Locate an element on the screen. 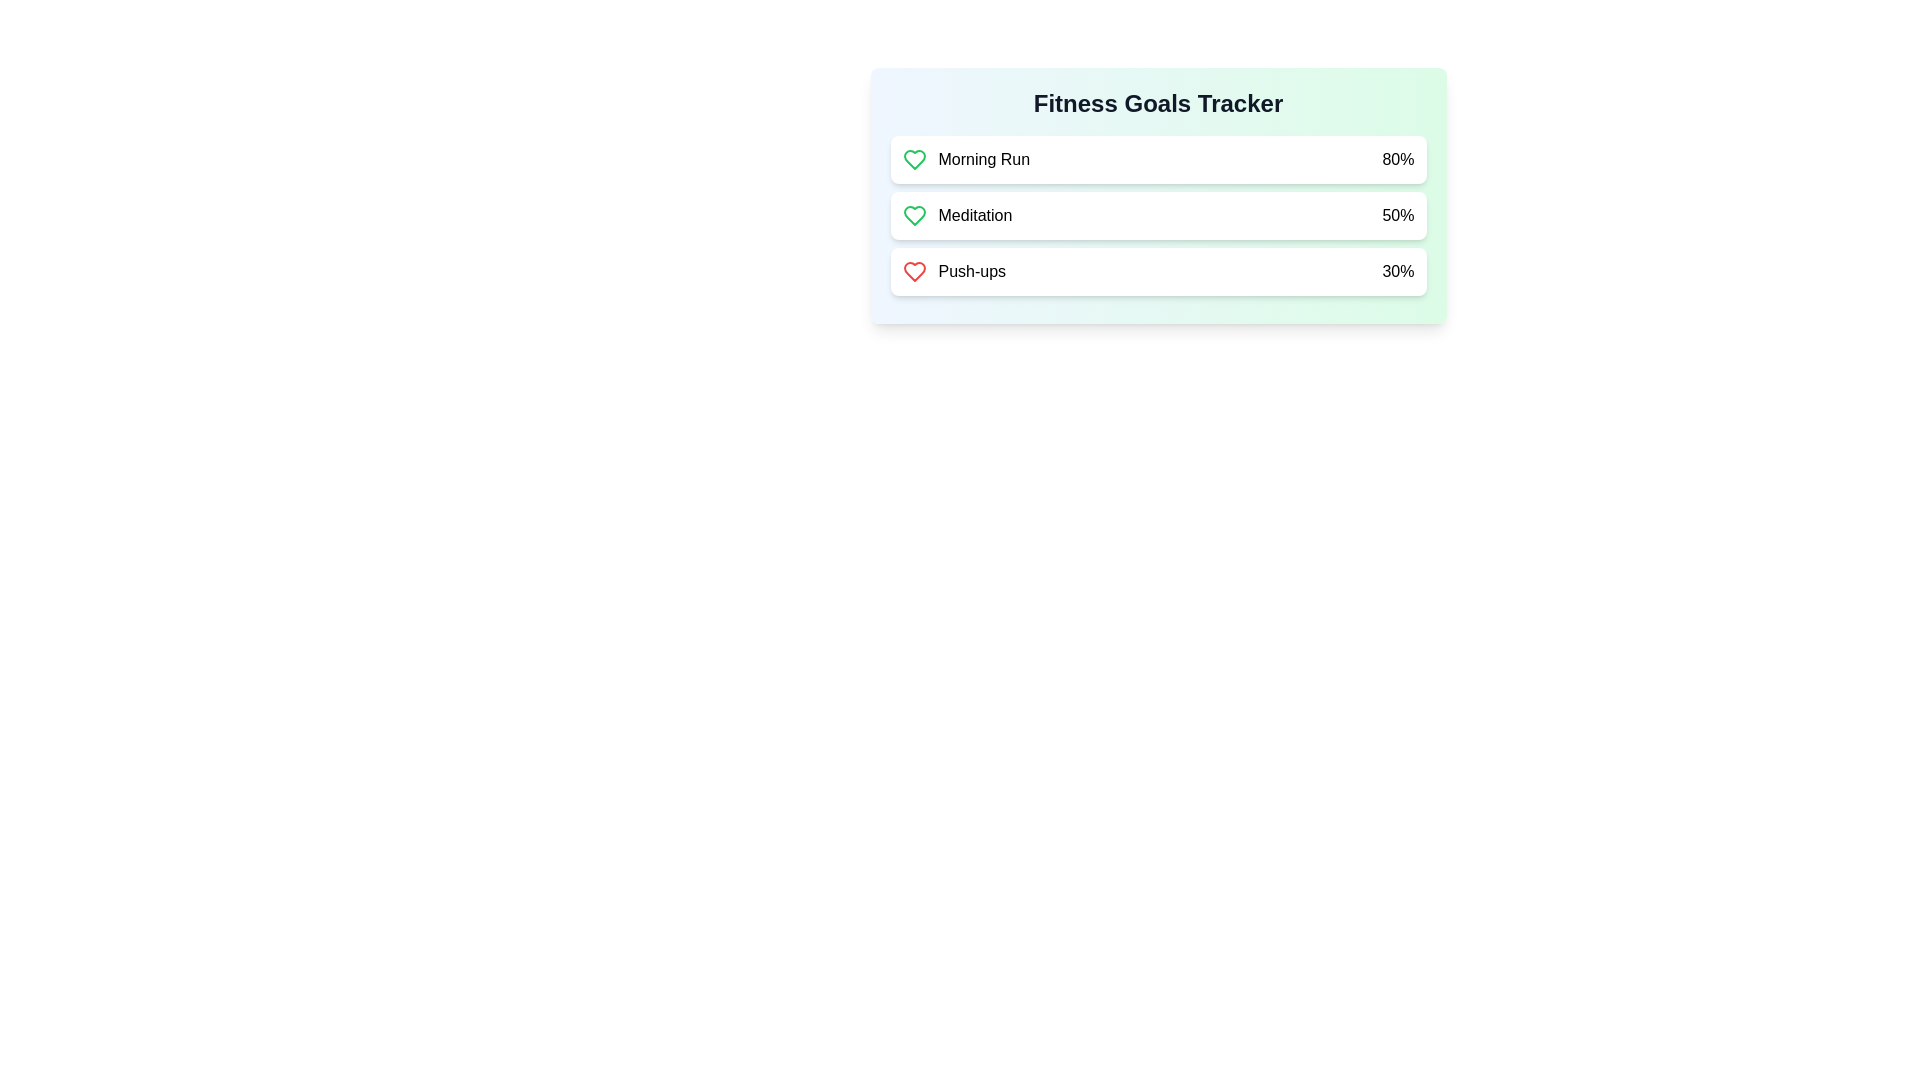 Image resolution: width=1920 pixels, height=1080 pixels. the heart-shaped icon outlined in green is located at coordinates (913, 158).